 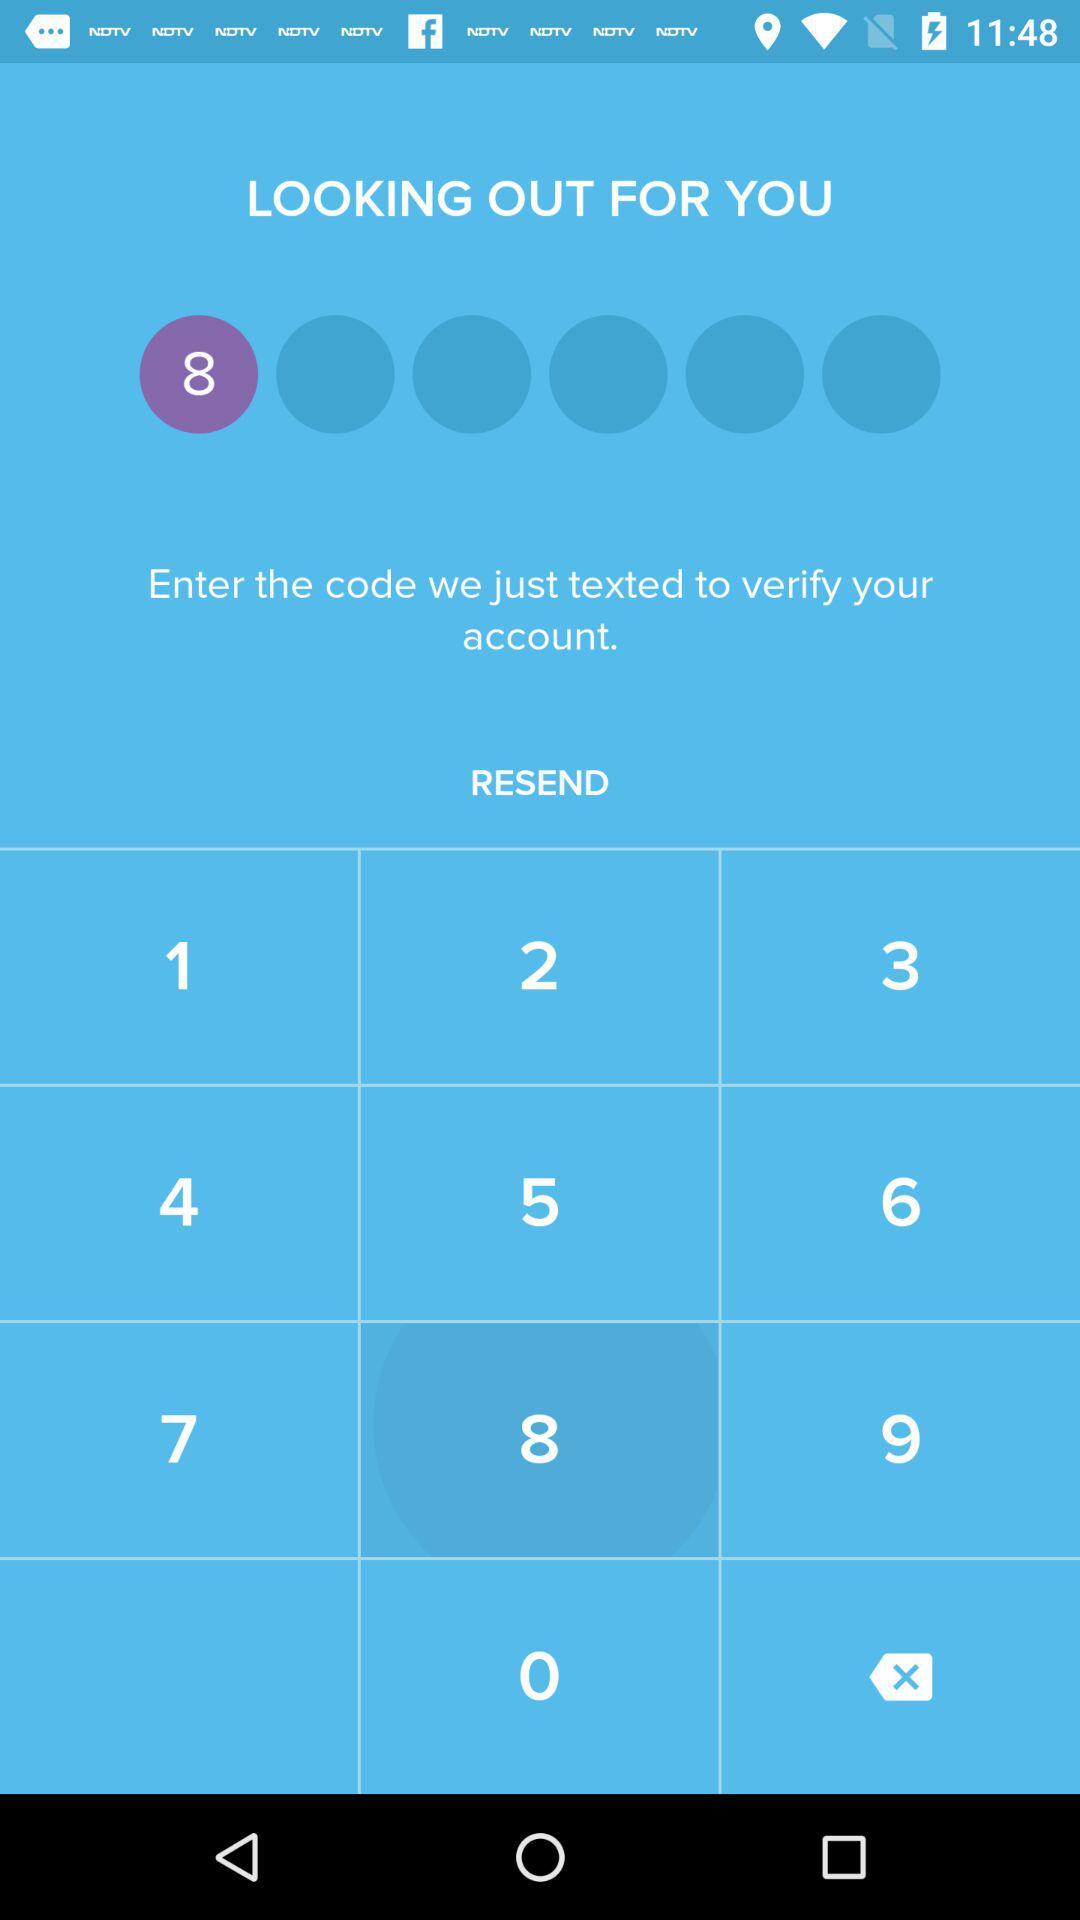 What do you see at coordinates (177, 1202) in the screenshot?
I see `4 item` at bounding box center [177, 1202].